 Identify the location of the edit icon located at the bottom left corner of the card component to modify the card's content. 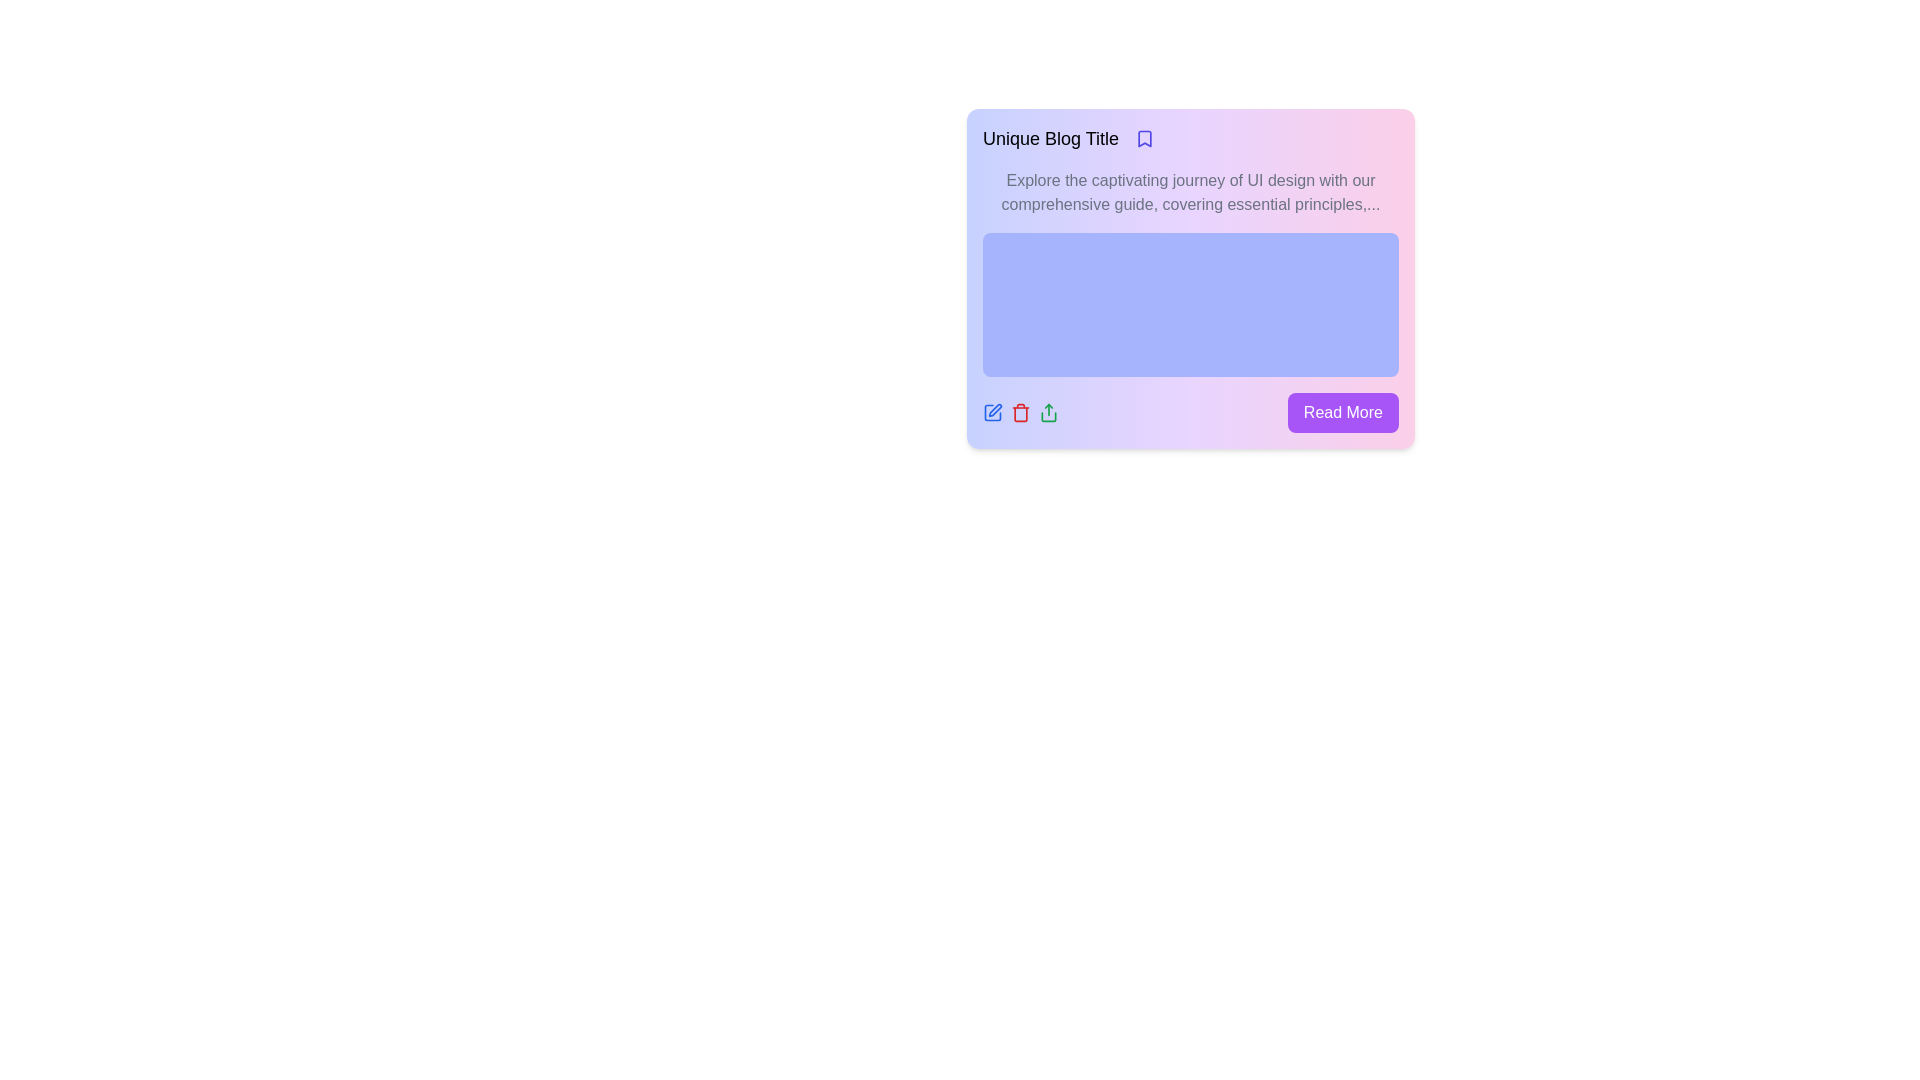
(993, 411).